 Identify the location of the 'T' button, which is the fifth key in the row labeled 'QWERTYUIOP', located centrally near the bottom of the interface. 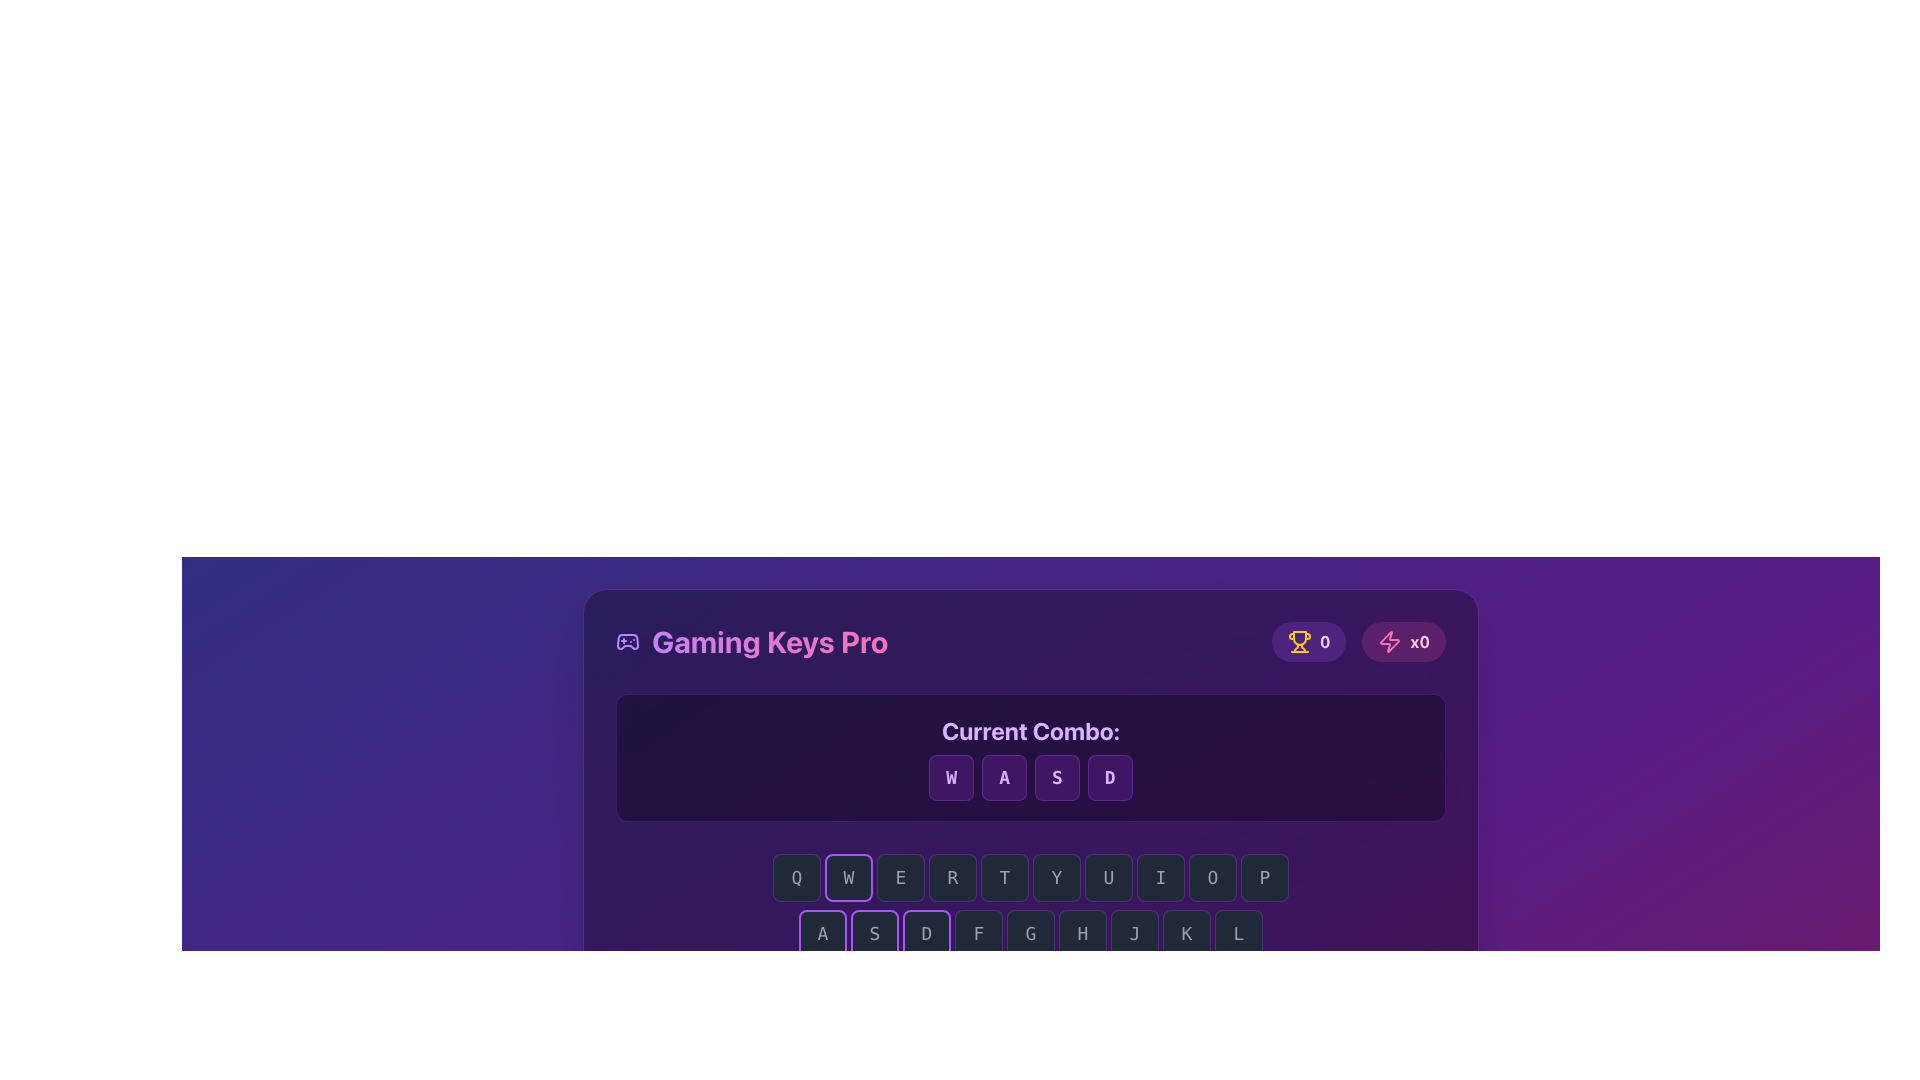
(1004, 877).